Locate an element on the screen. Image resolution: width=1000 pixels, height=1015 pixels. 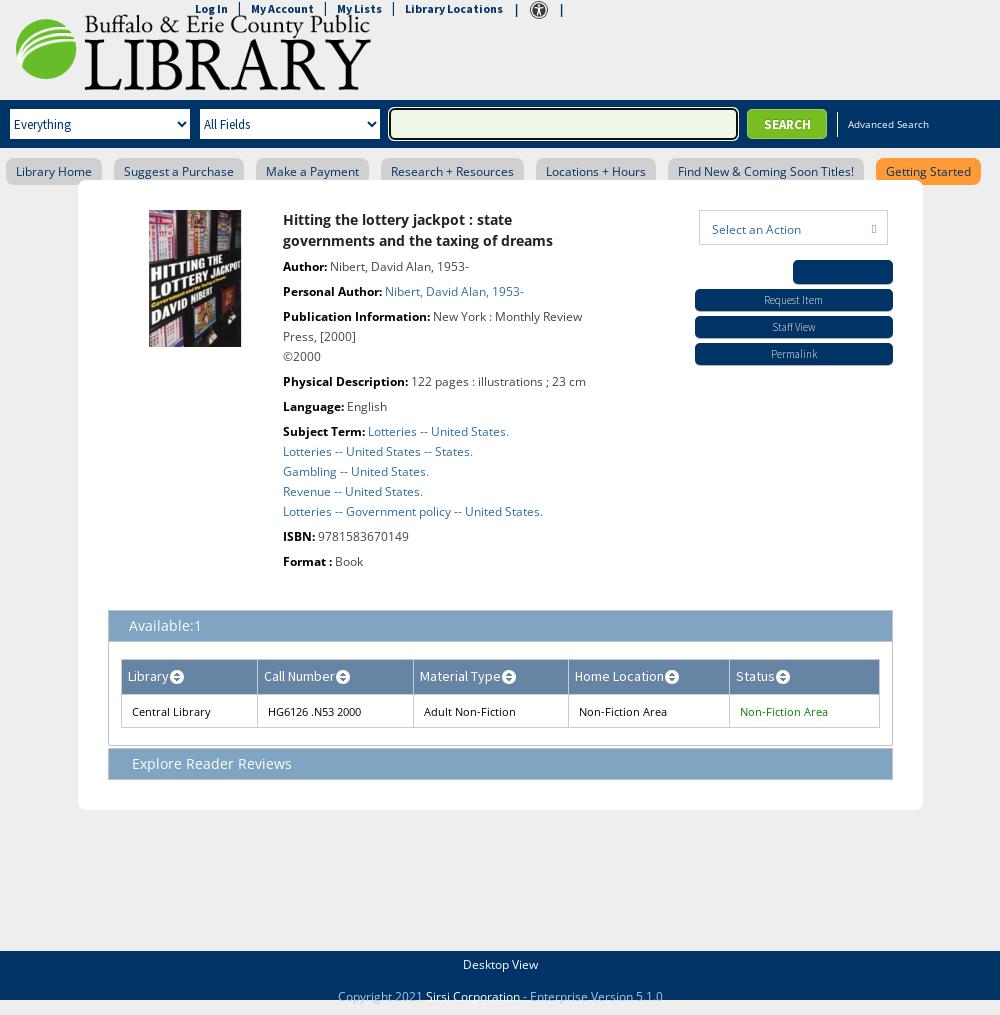
'HG6126 .N53 2000' is located at coordinates (313, 711).